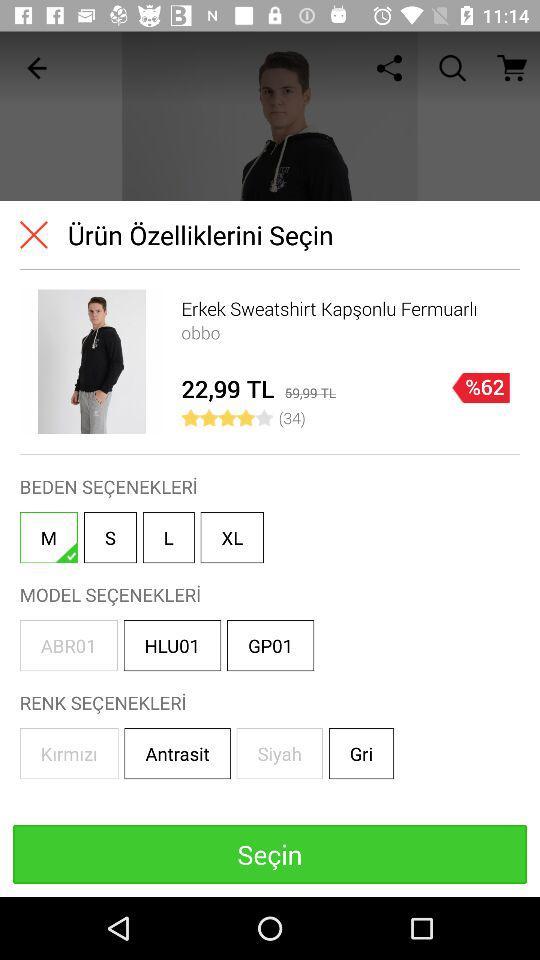 The height and width of the screenshot is (960, 540). Describe the element at coordinates (172, 644) in the screenshot. I see `the item to the left of gp01 item` at that location.